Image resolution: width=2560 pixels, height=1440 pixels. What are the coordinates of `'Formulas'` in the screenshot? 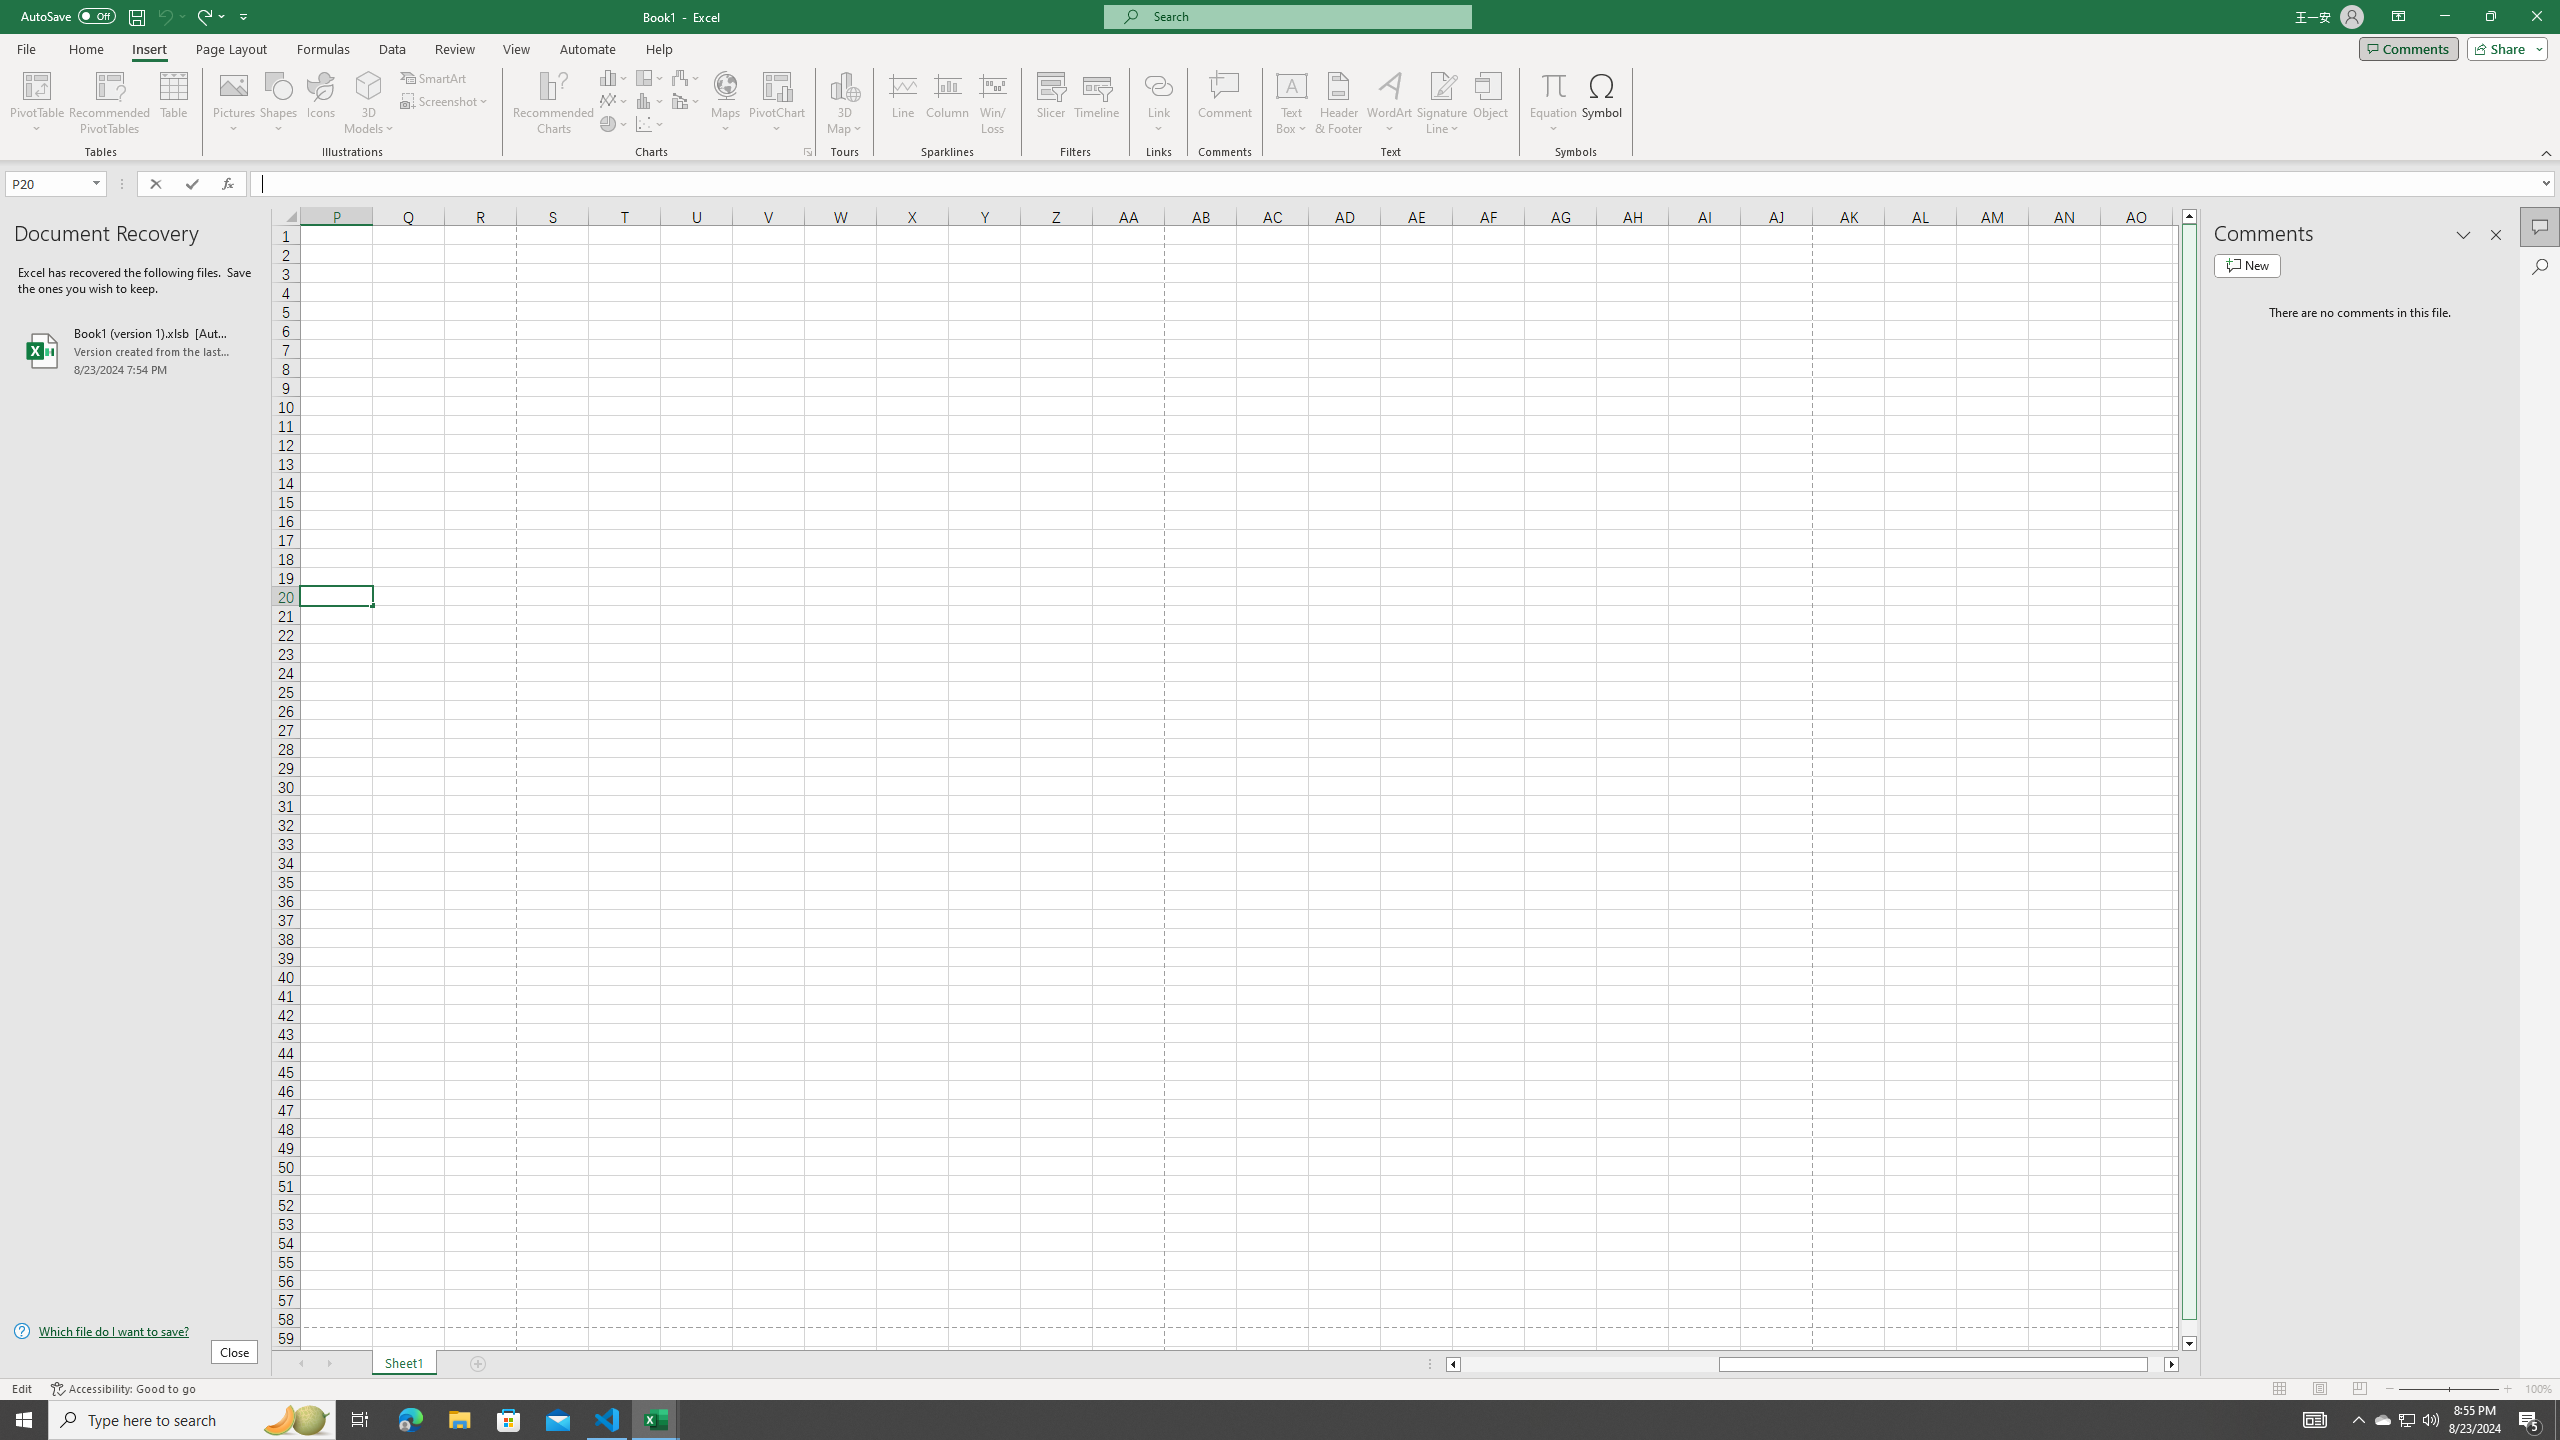 It's located at (325, 49).